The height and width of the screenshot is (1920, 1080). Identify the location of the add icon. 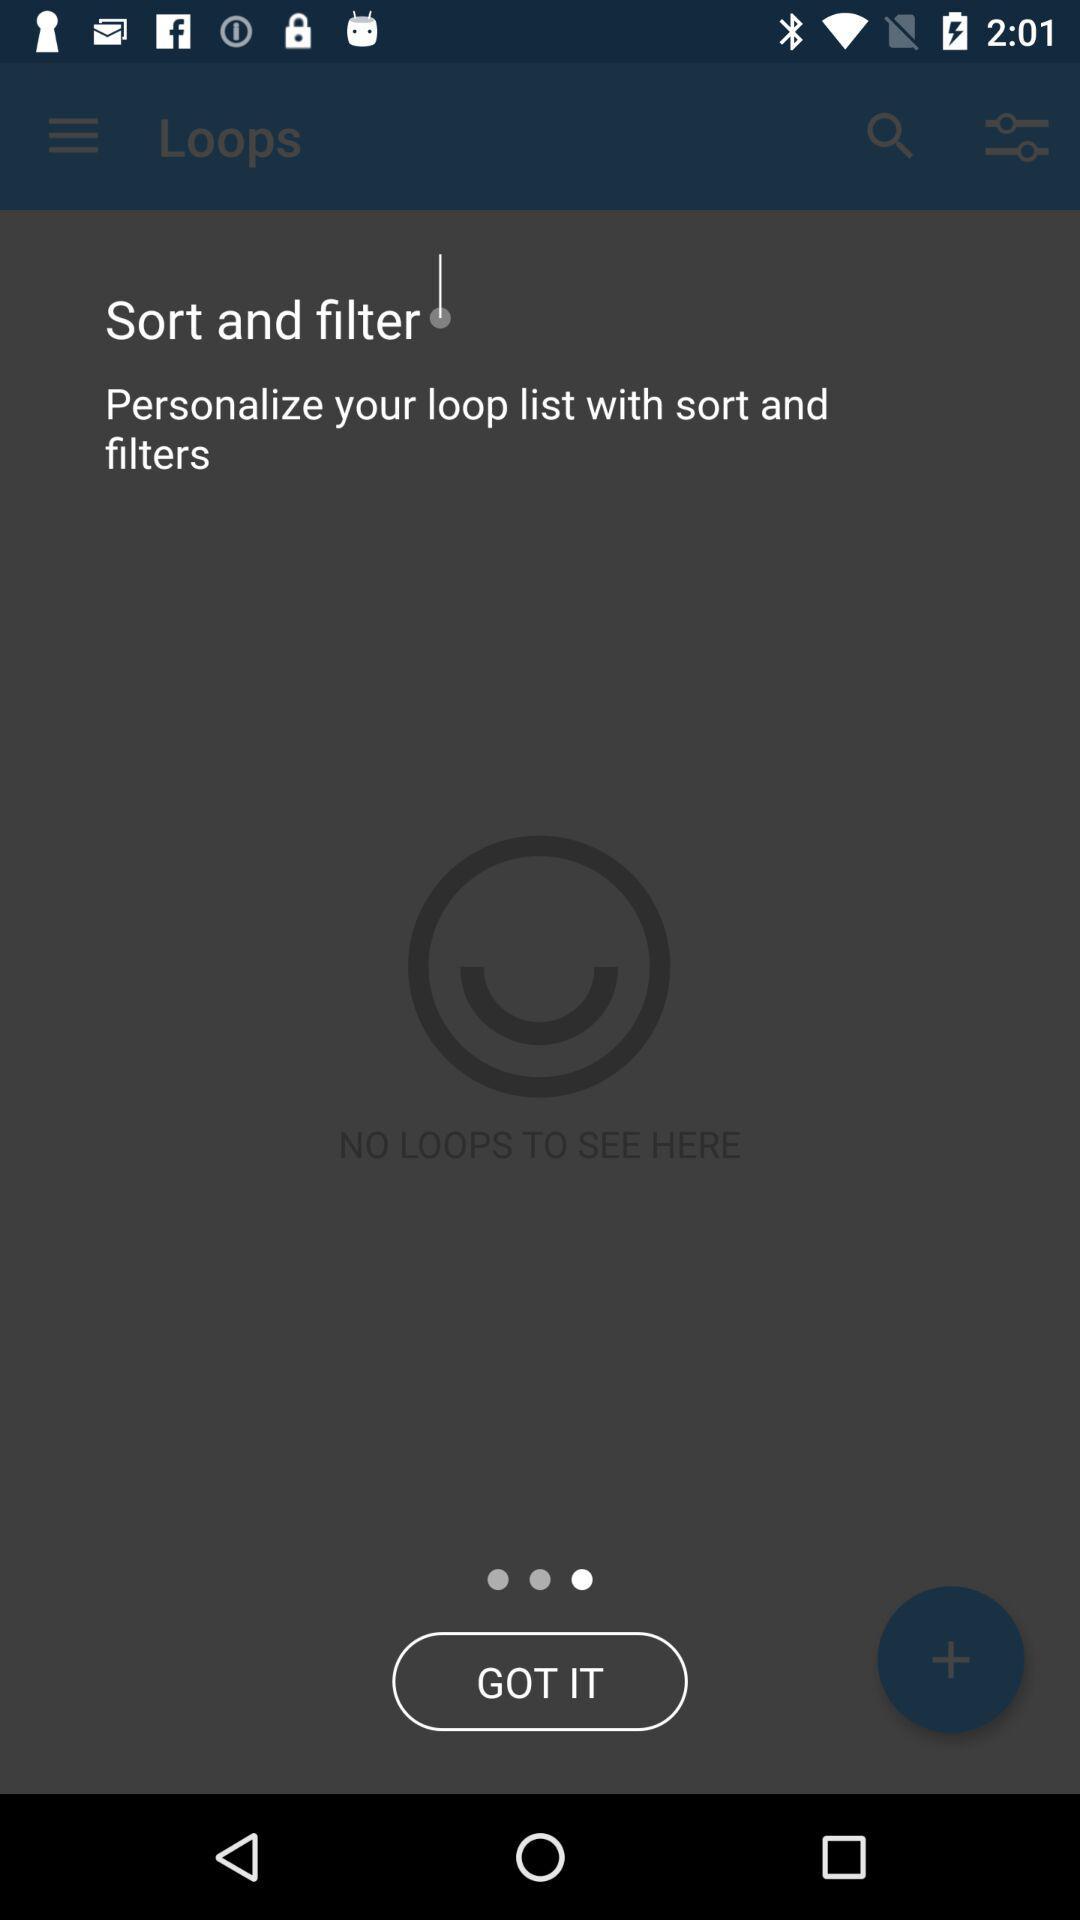
(950, 1659).